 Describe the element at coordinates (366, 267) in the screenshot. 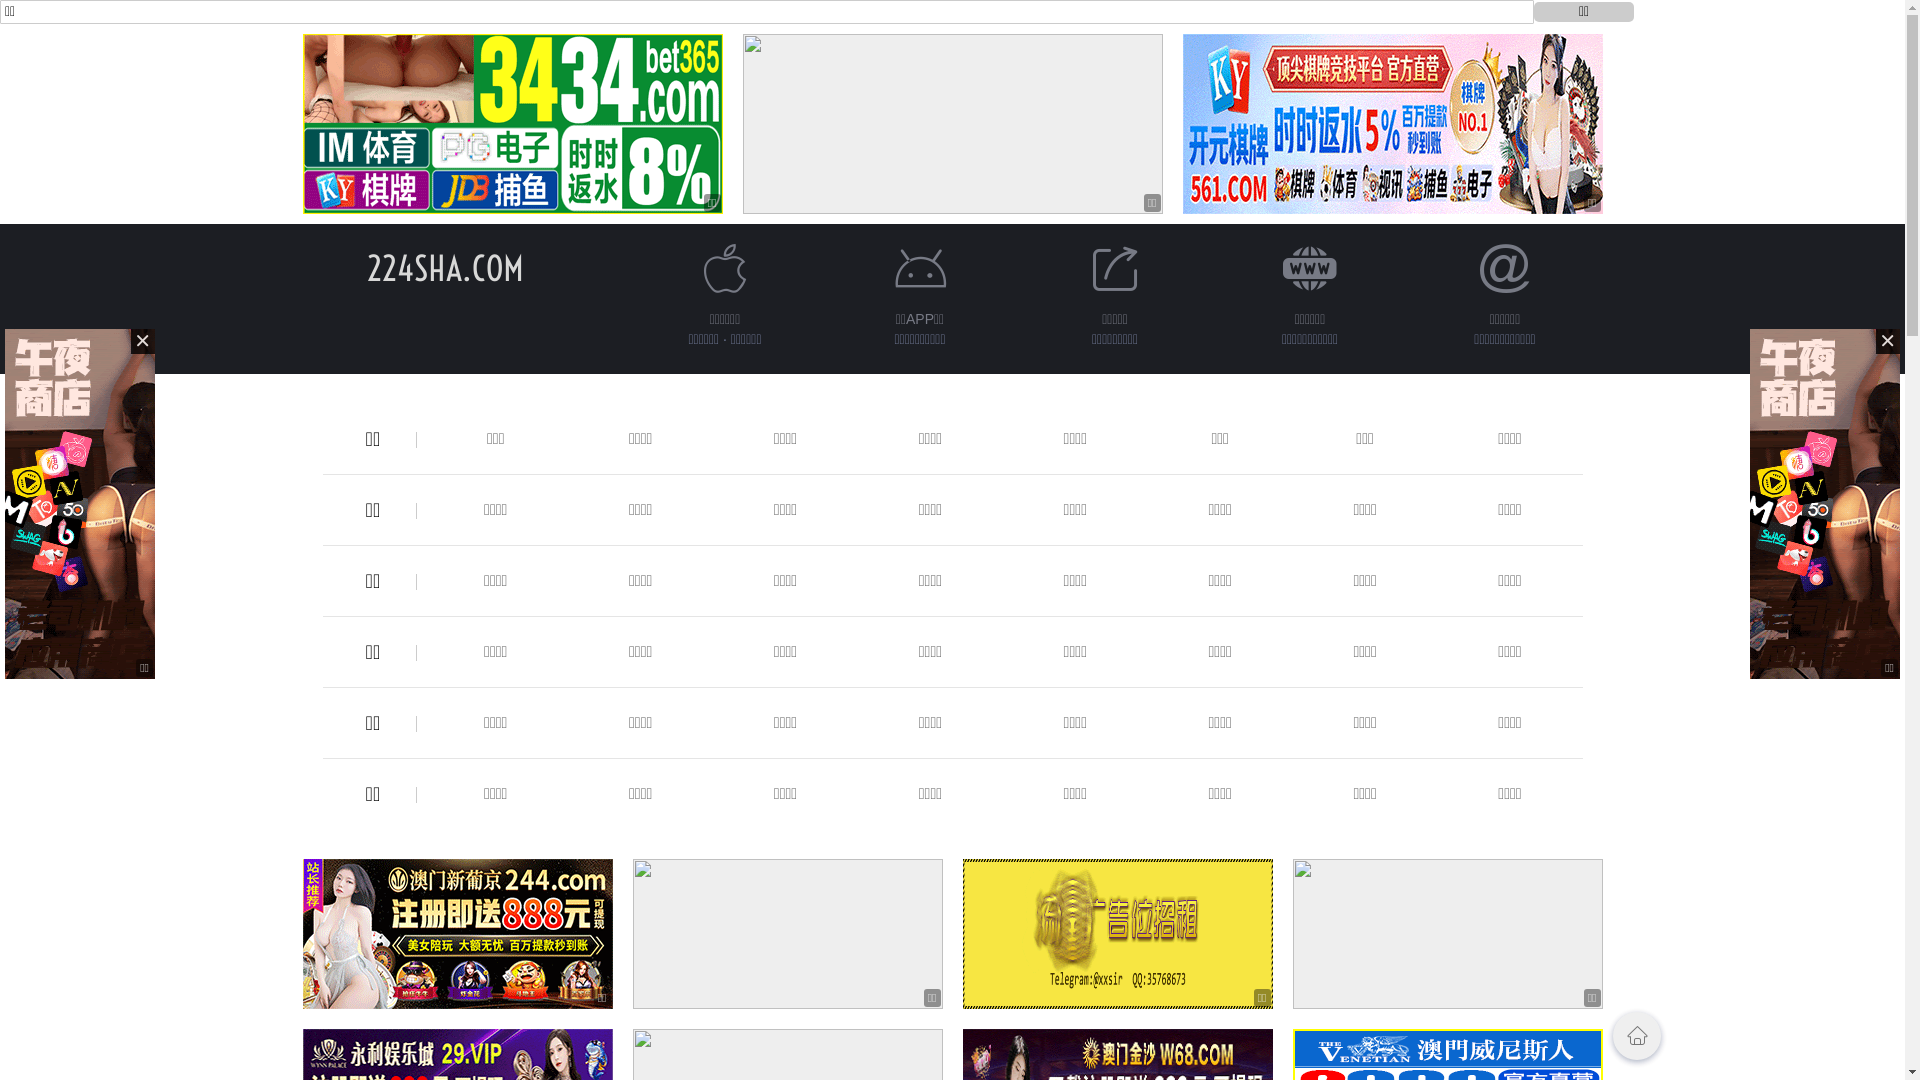

I see `'224SHA.COM'` at that location.